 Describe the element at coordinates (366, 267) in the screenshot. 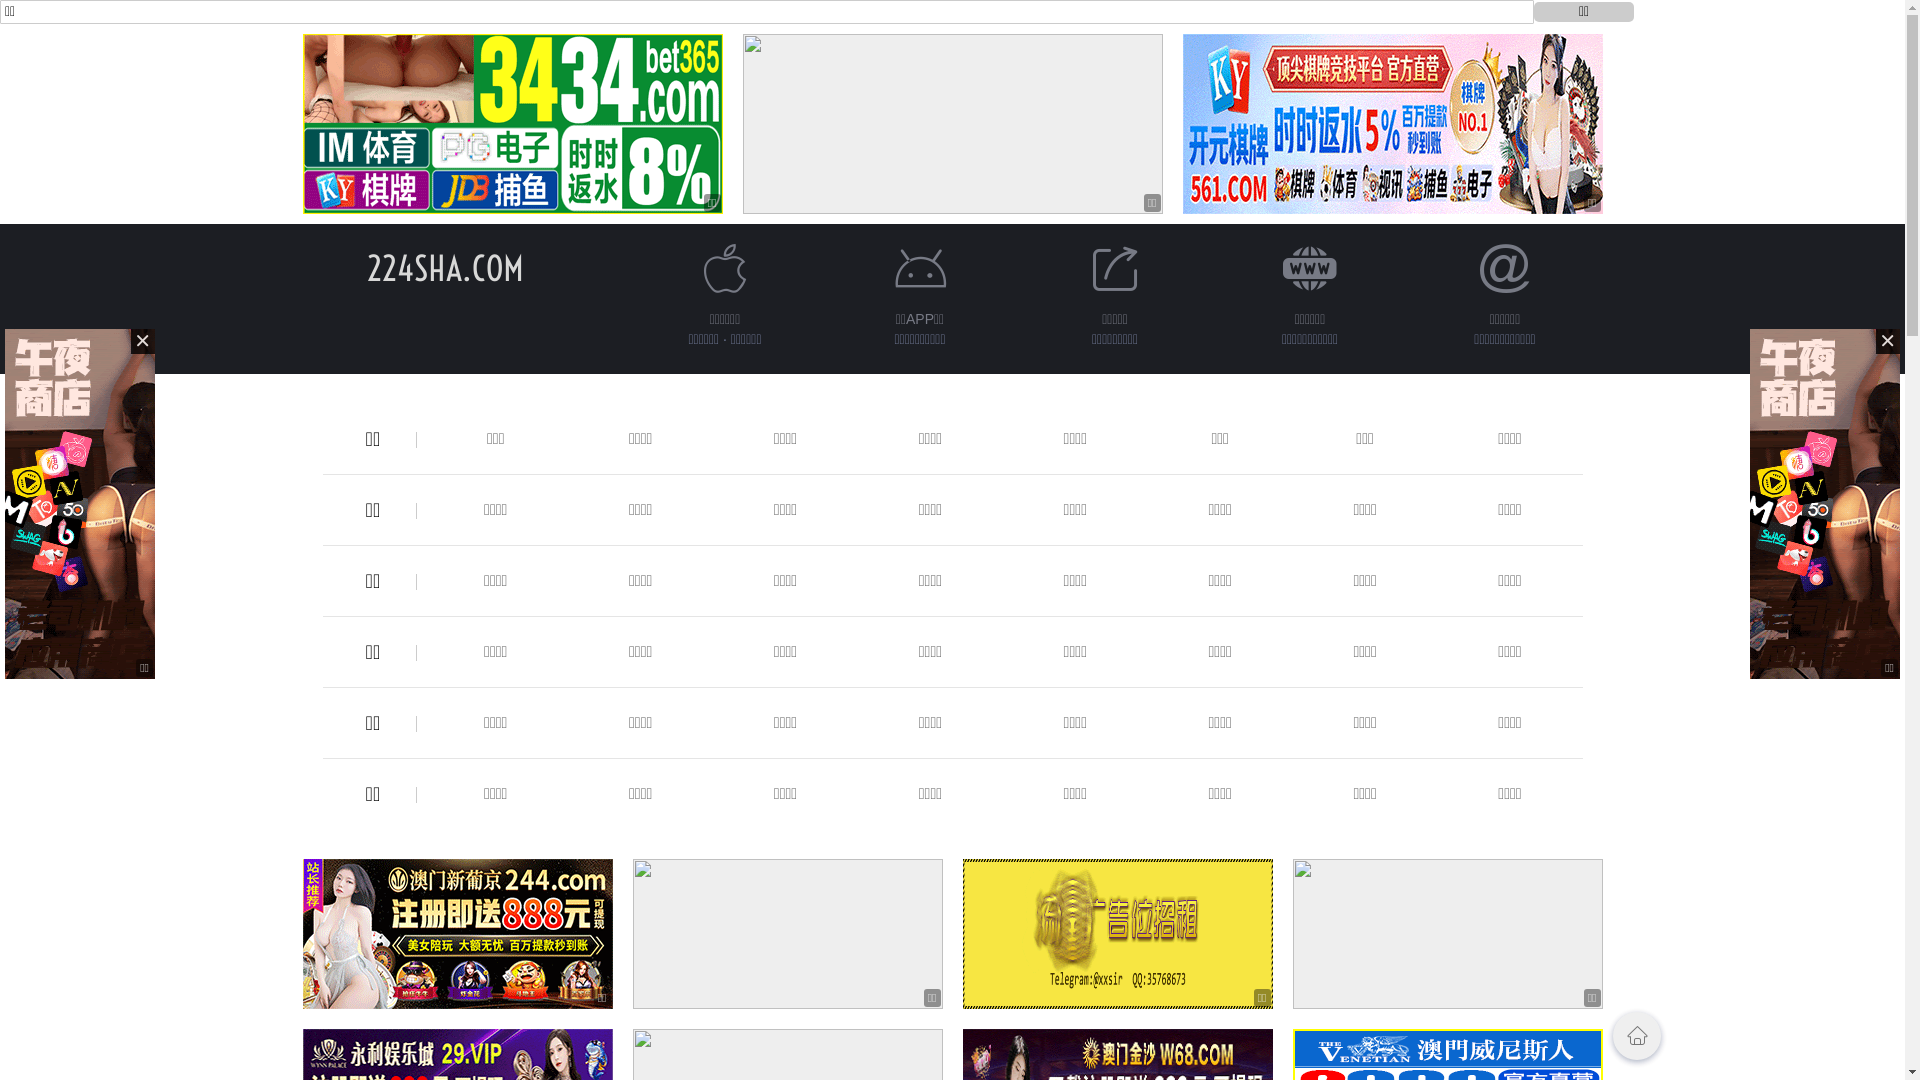

I see `'224SHA.COM'` at that location.